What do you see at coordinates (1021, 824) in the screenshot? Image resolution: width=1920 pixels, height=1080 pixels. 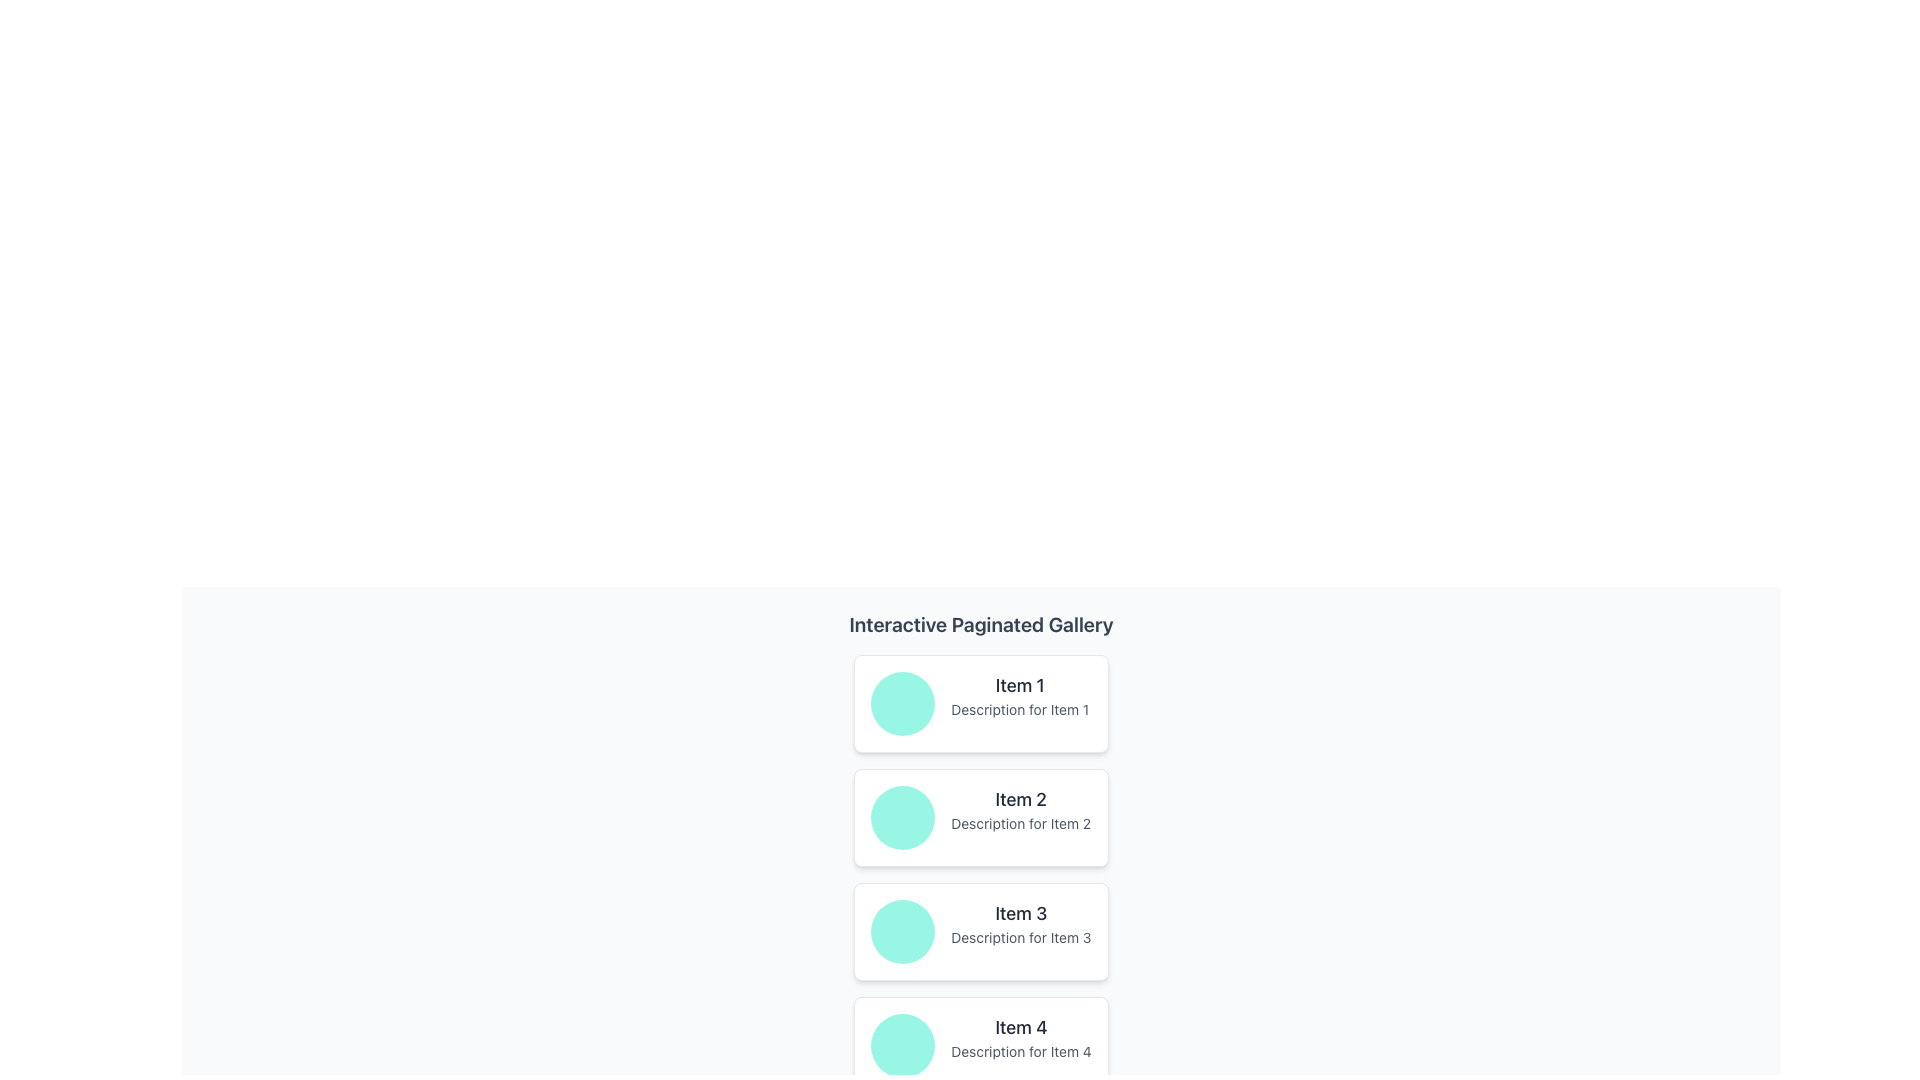 I see `the text label that provides a descriptive subtitle for 'Item 2', located directly below the title in the second item card of the vertically stacked list` at bounding box center [1021, 824].